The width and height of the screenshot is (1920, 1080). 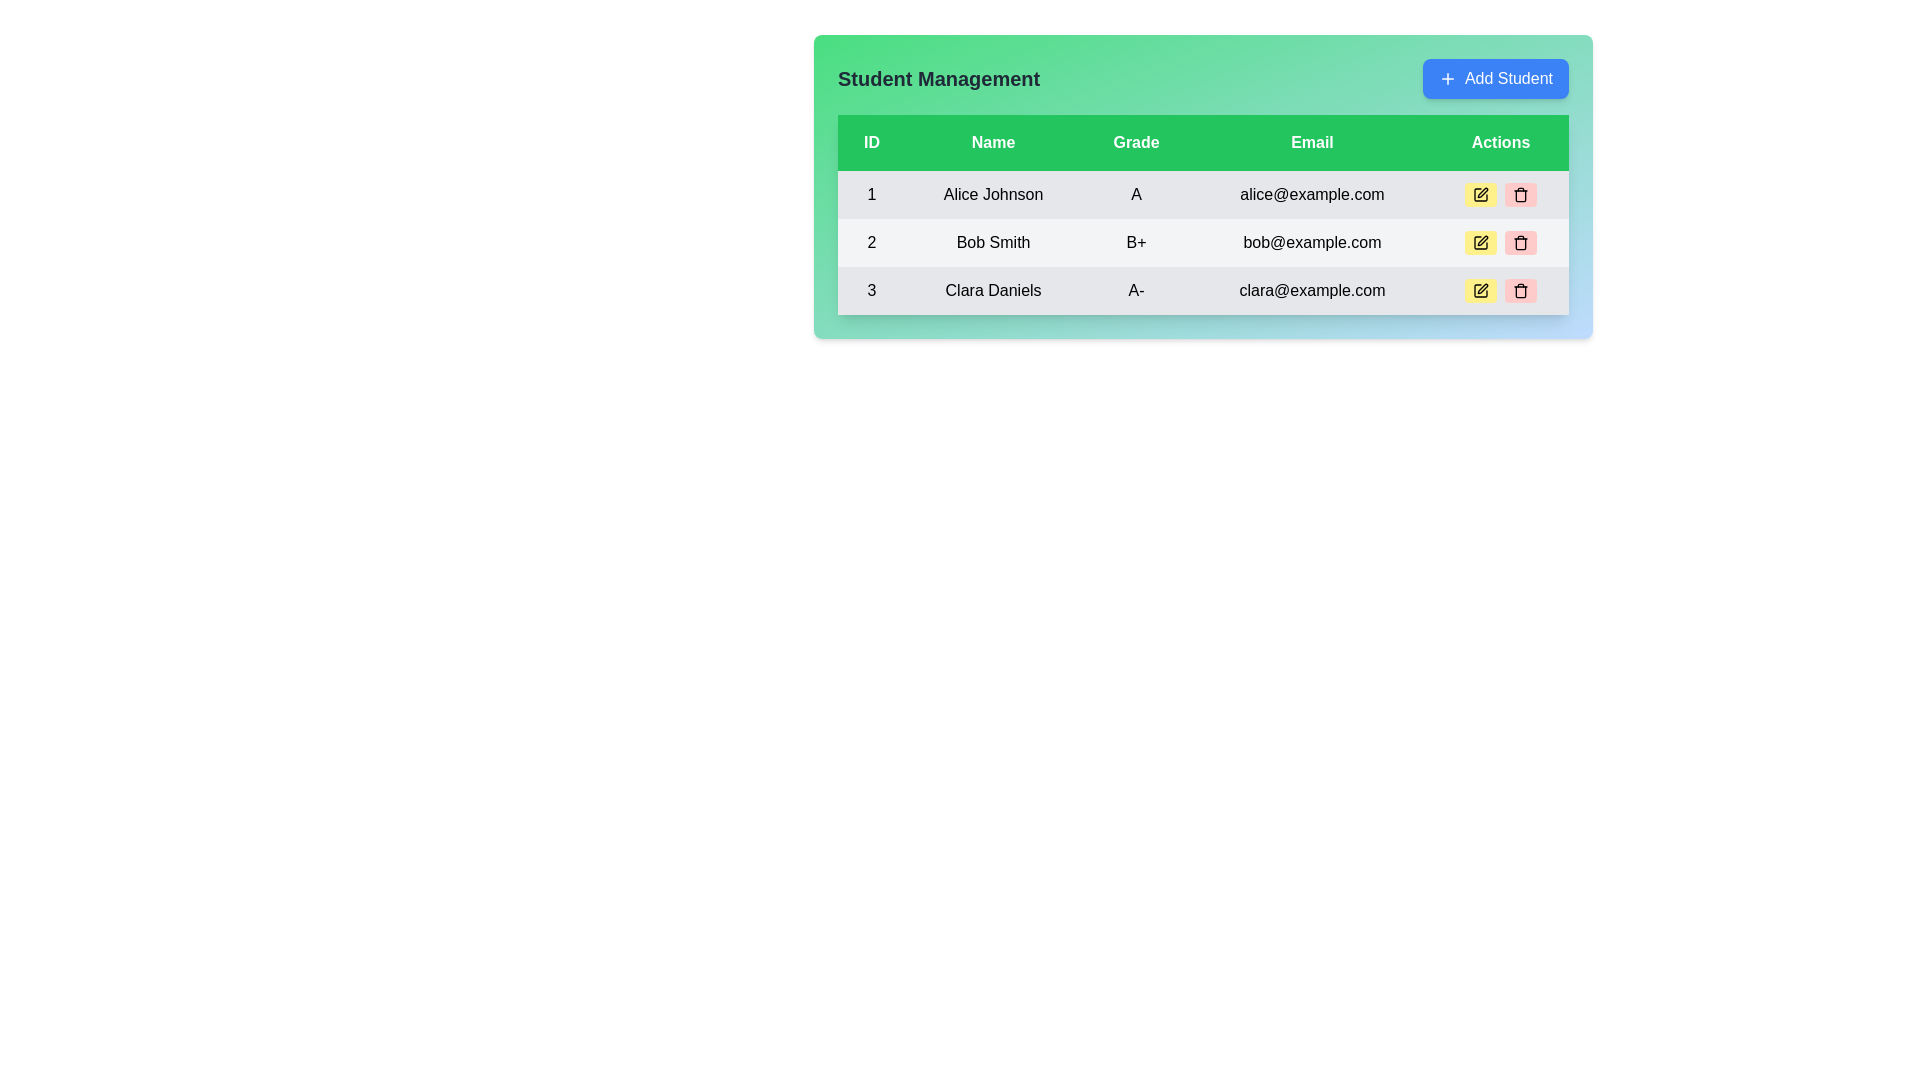 I want to click on the rounded rectangular button with a pinkish-red background and a trash can icon located in the 'Actions' column of the table for 'Alice Johnson', so click(x=1520, y=195).